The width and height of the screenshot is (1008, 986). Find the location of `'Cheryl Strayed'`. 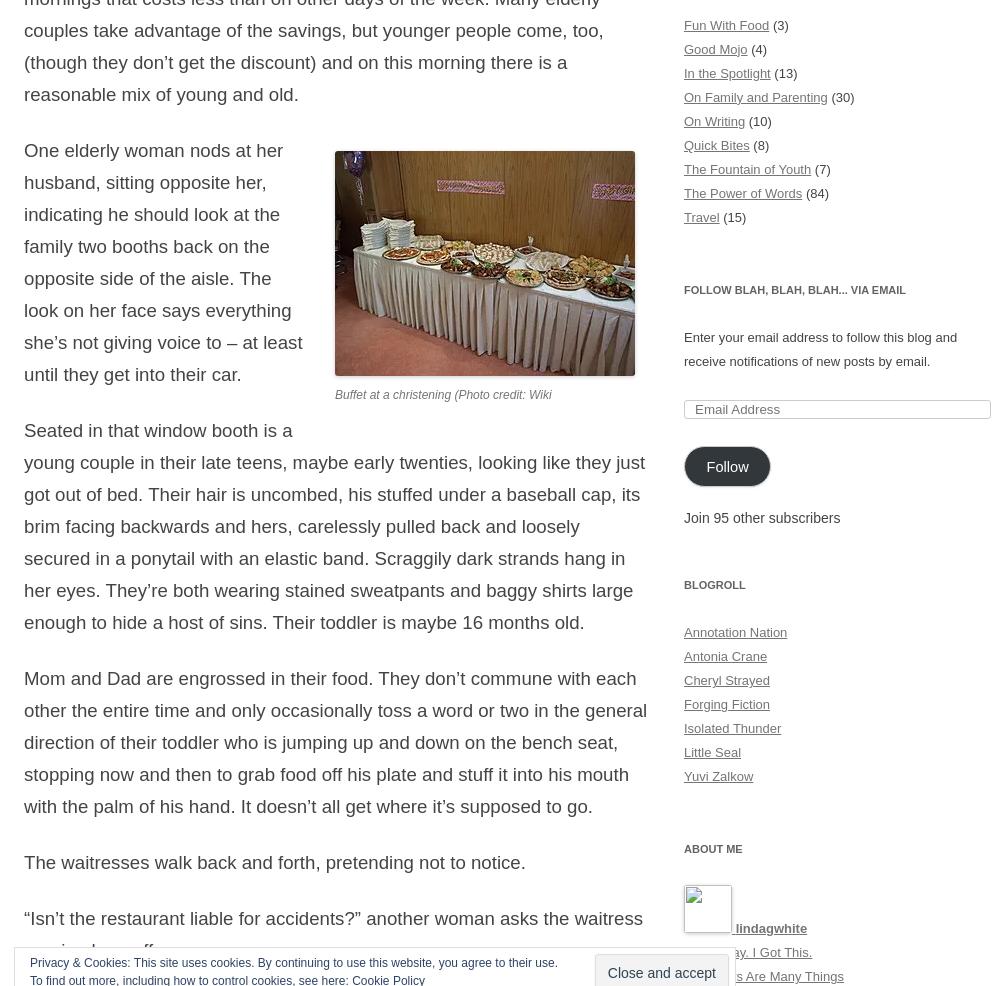

'Cheryl Strayed' is located at coordinates (726, 679).